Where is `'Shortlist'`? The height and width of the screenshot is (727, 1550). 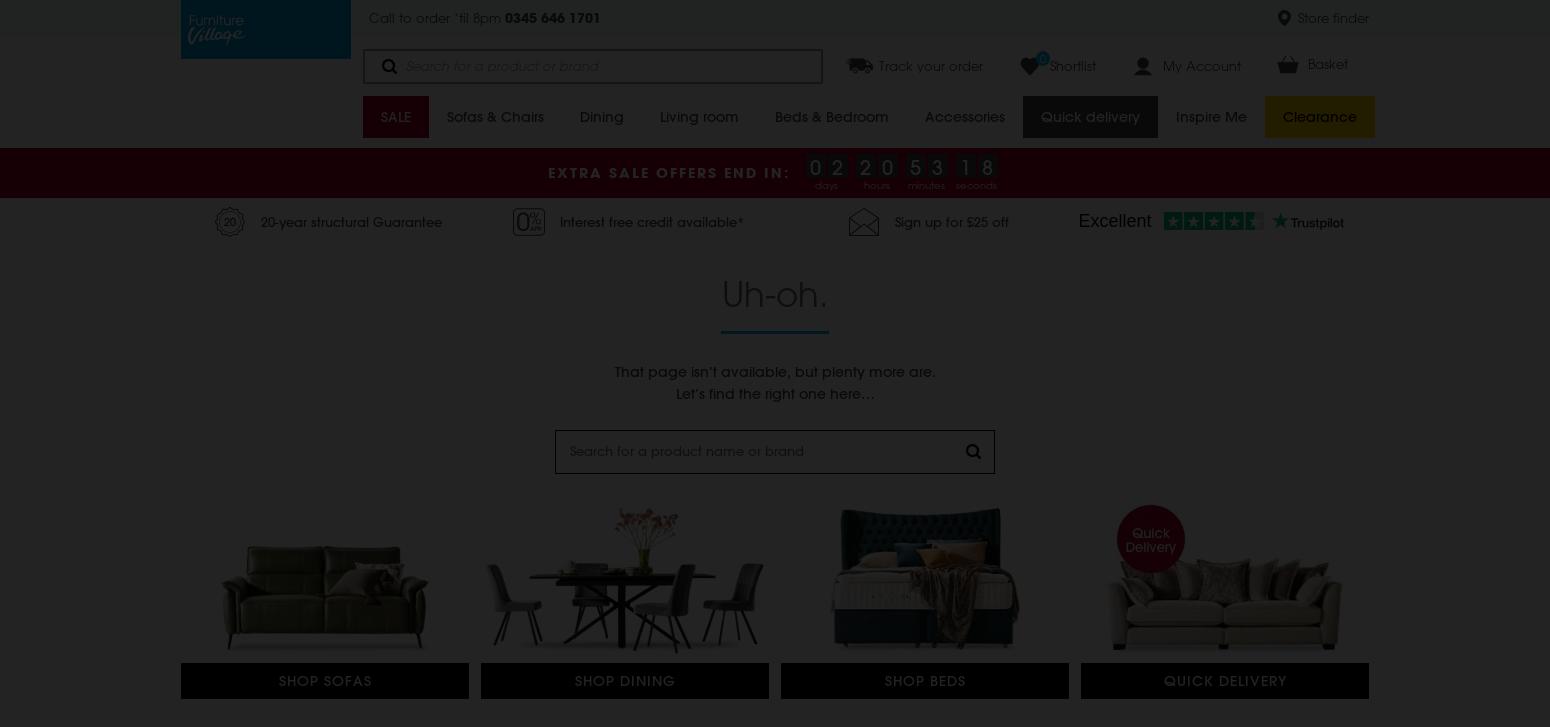
'Shortlist' is located at coordinates (1073, 65).